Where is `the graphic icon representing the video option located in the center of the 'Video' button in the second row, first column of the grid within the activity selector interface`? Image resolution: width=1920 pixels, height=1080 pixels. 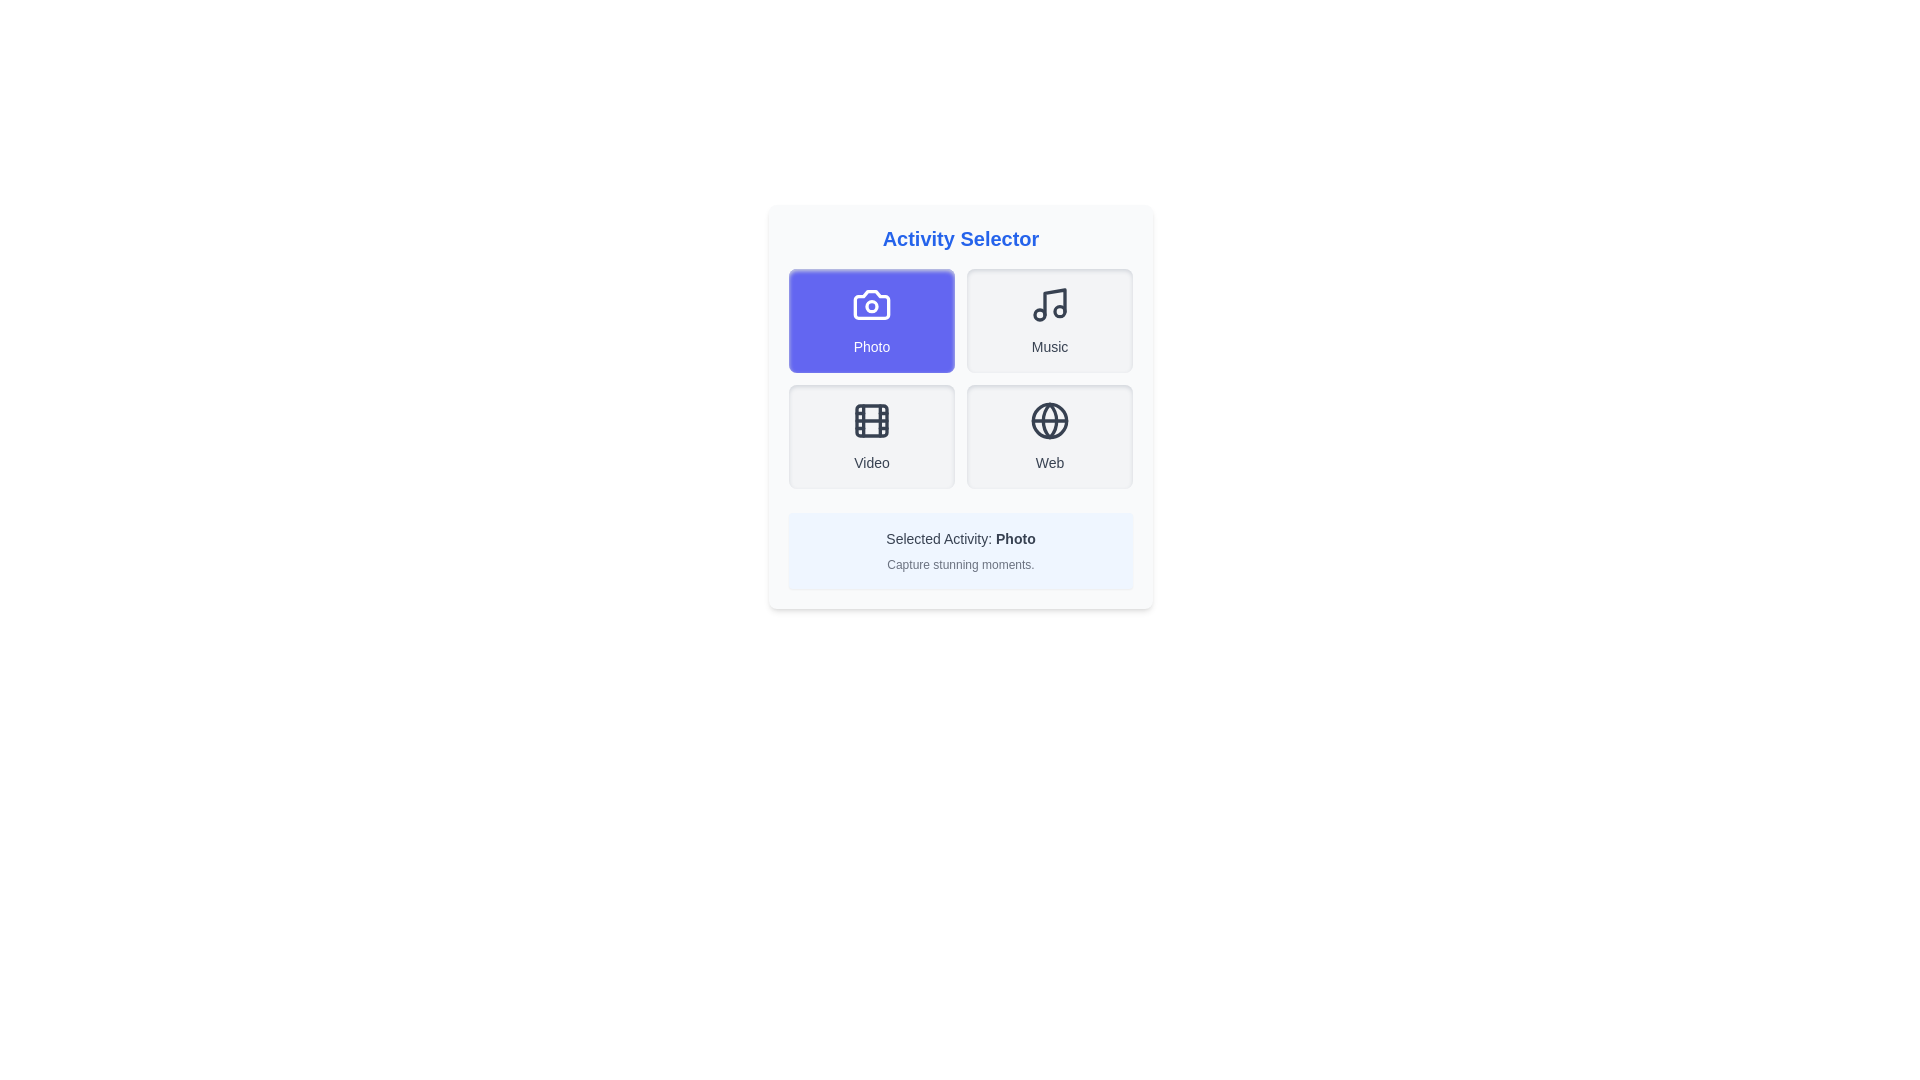 the graphic icon representing the video option located in the center of the 'Video' button in the second row, first column of the grid within the activity selector interface is located at coordinates (872, 419).